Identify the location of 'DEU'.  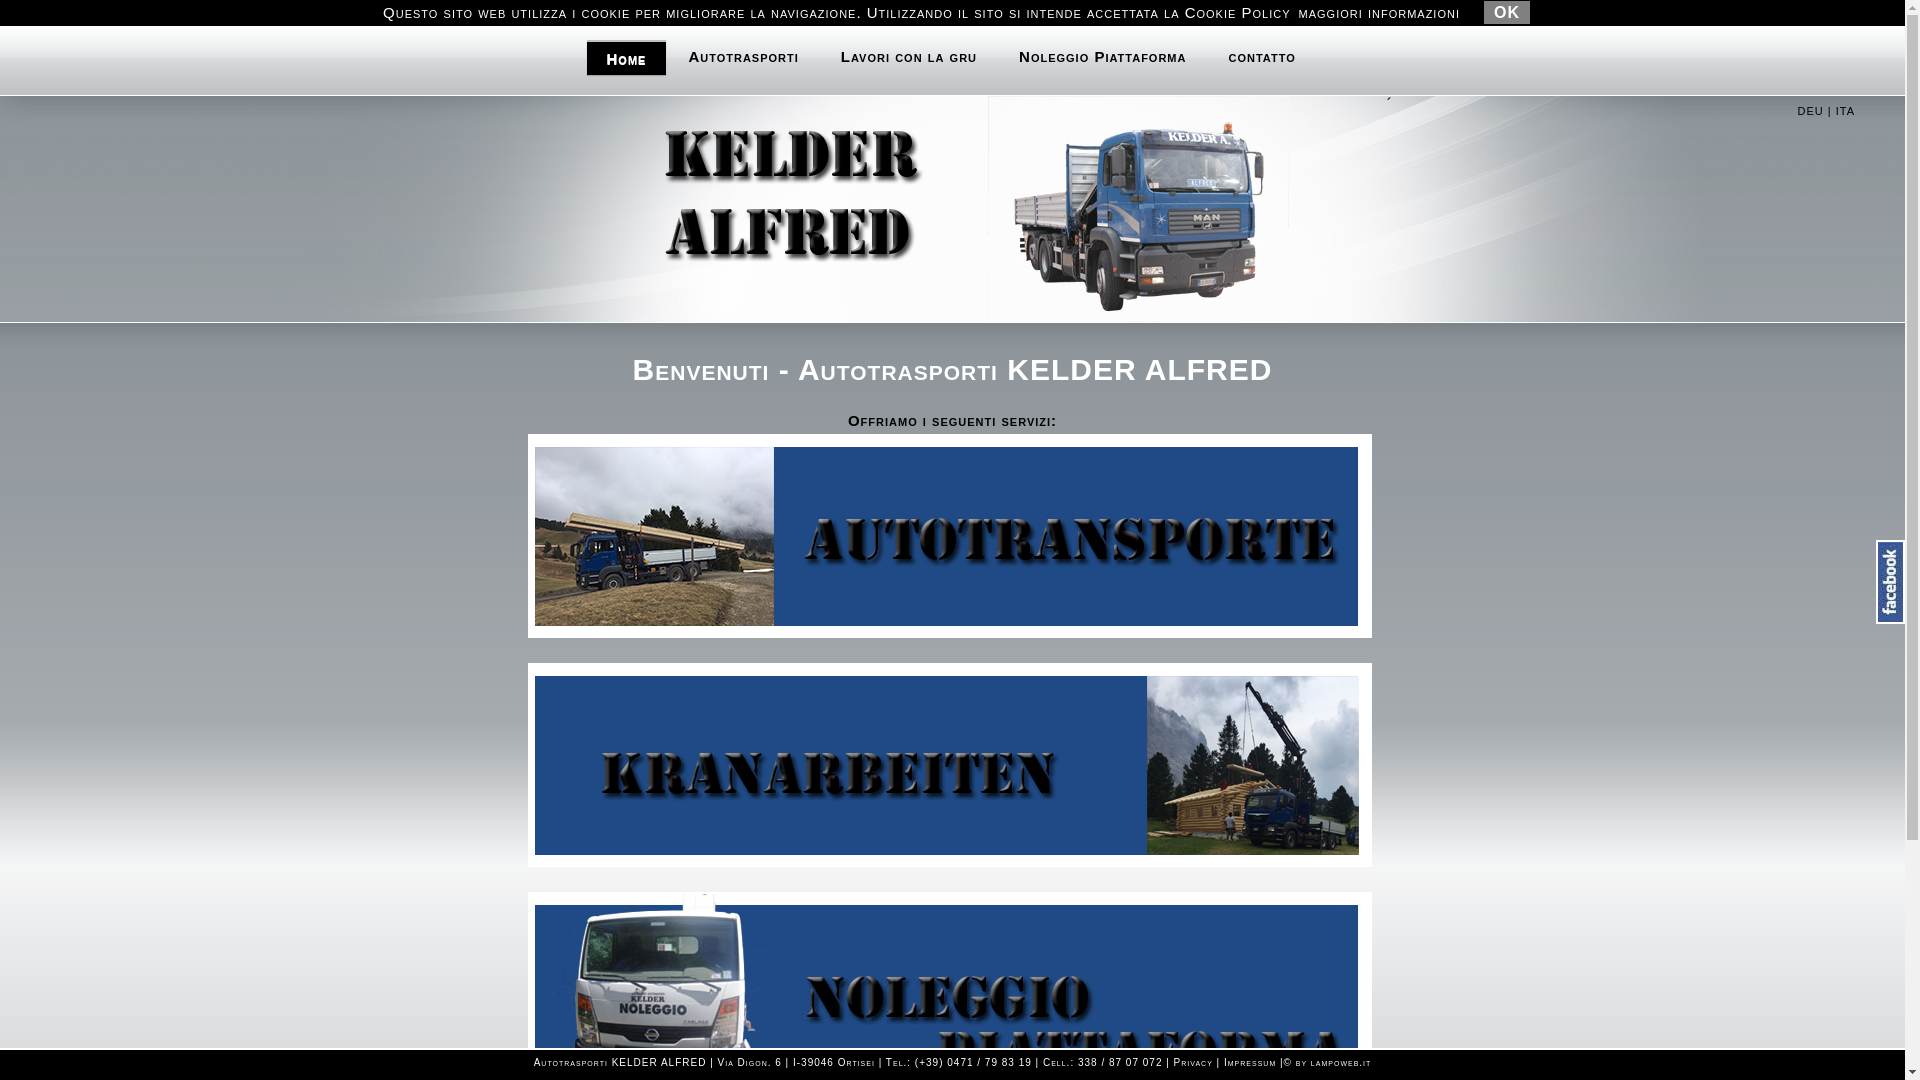
(1809, 111).